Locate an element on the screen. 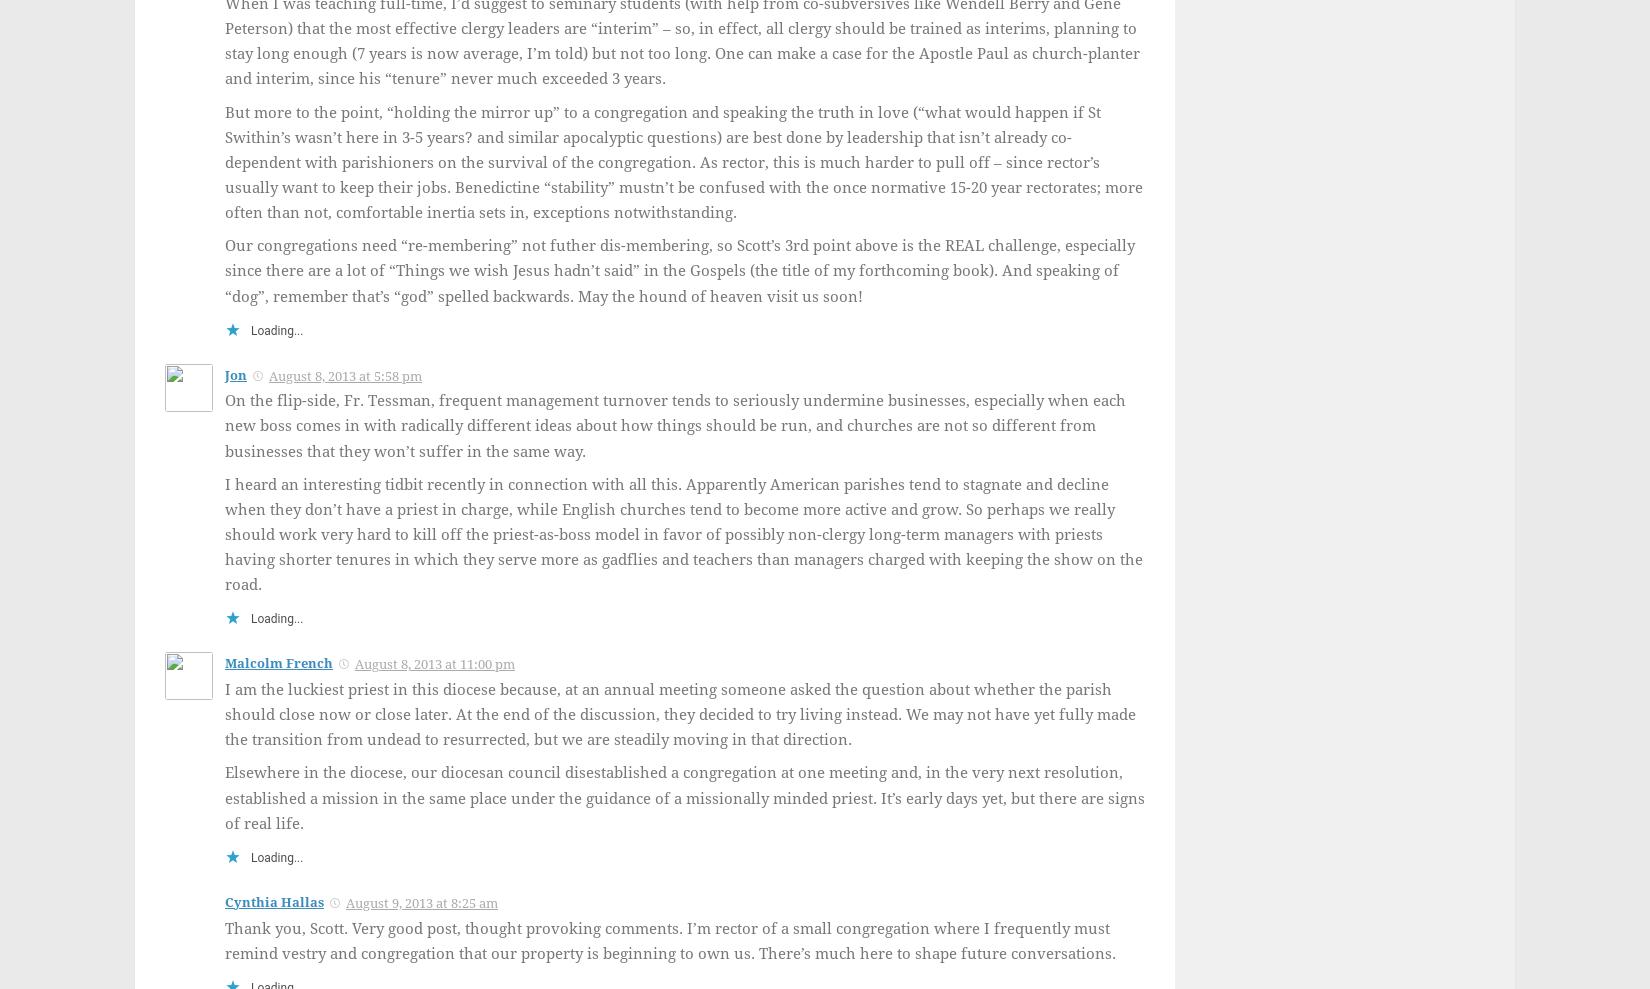  'Elsewhere in the diocese, our diocesan council disestablished a congregation at one meeting and, in the very next resolution, established a mission in the same place under the guidance of a missionally minded priest. It’s early days yet, but there are signs of real life.' is located at coordinates (684, 797).